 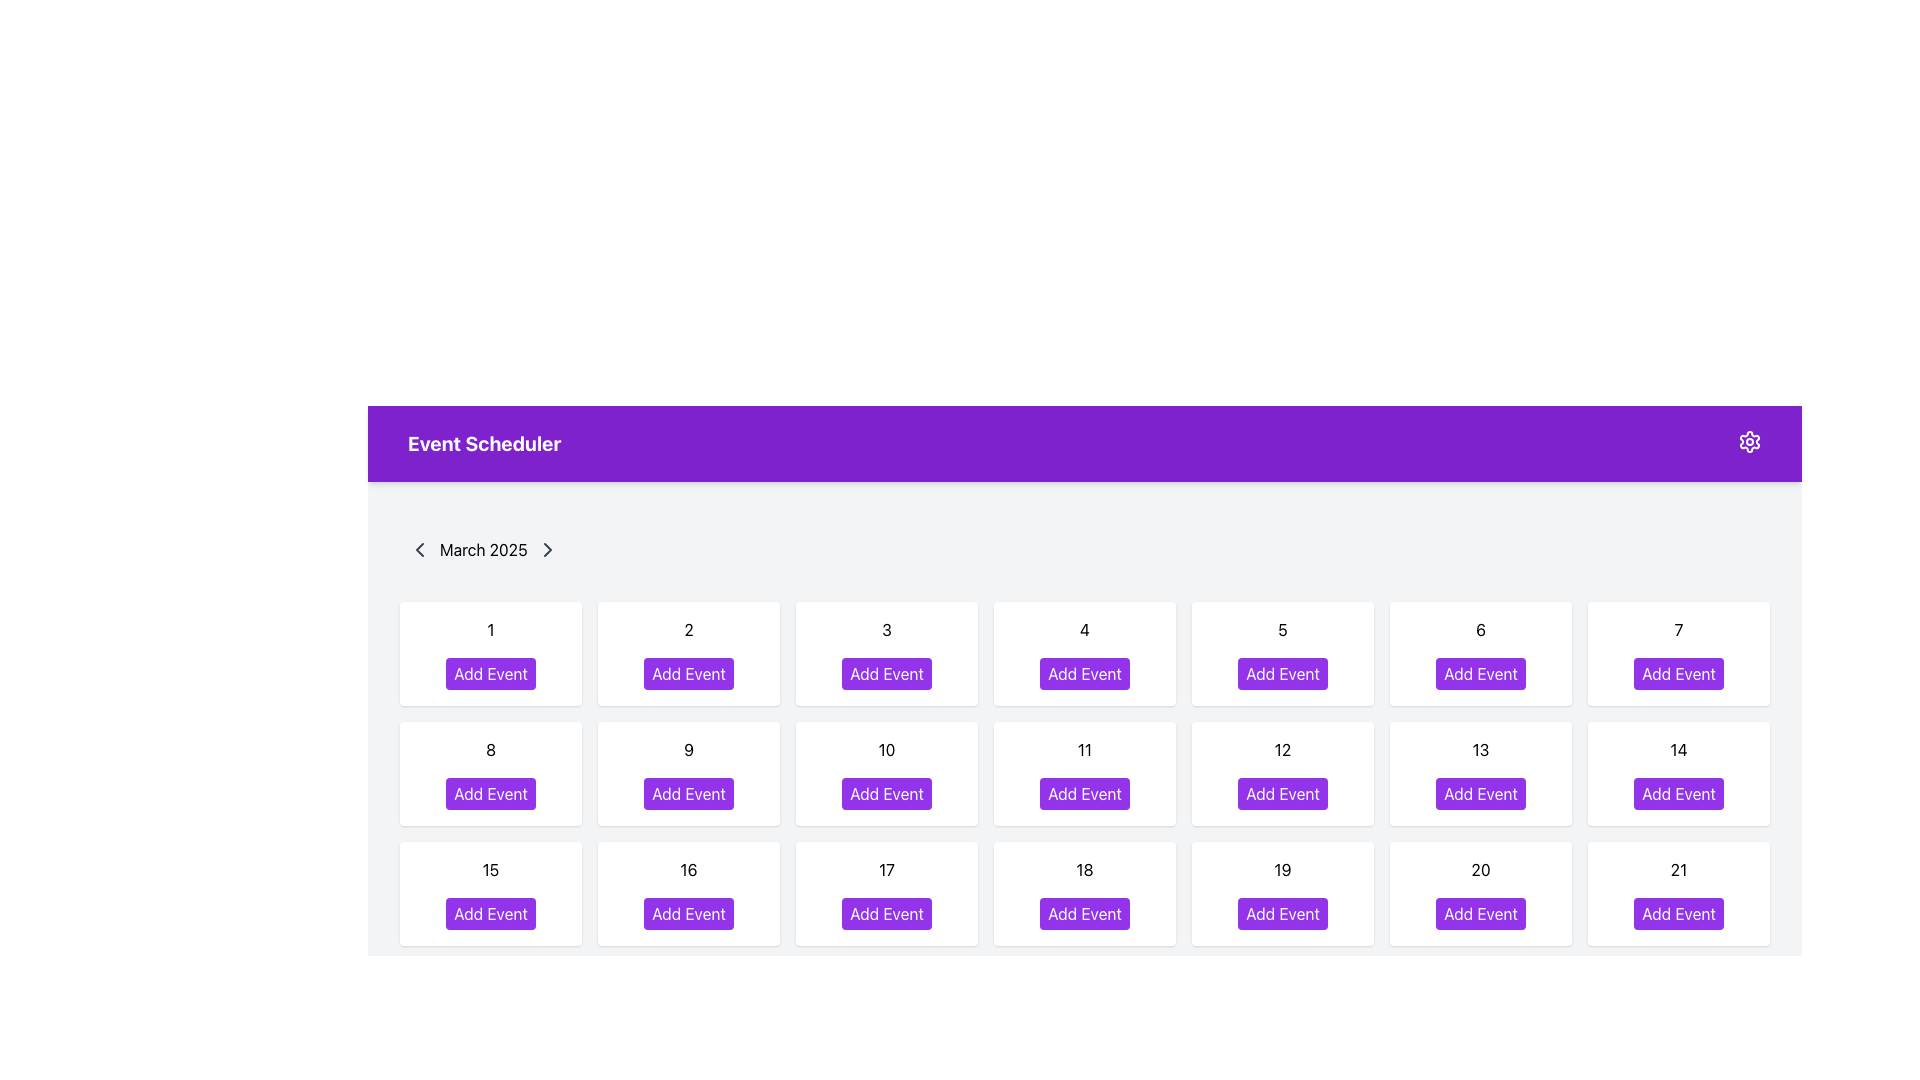 I want to click on the 'Add Event' button, which is a purple button with white text located in the fifth column of the top row of the calendar grid, so click(x=1282, y=674).